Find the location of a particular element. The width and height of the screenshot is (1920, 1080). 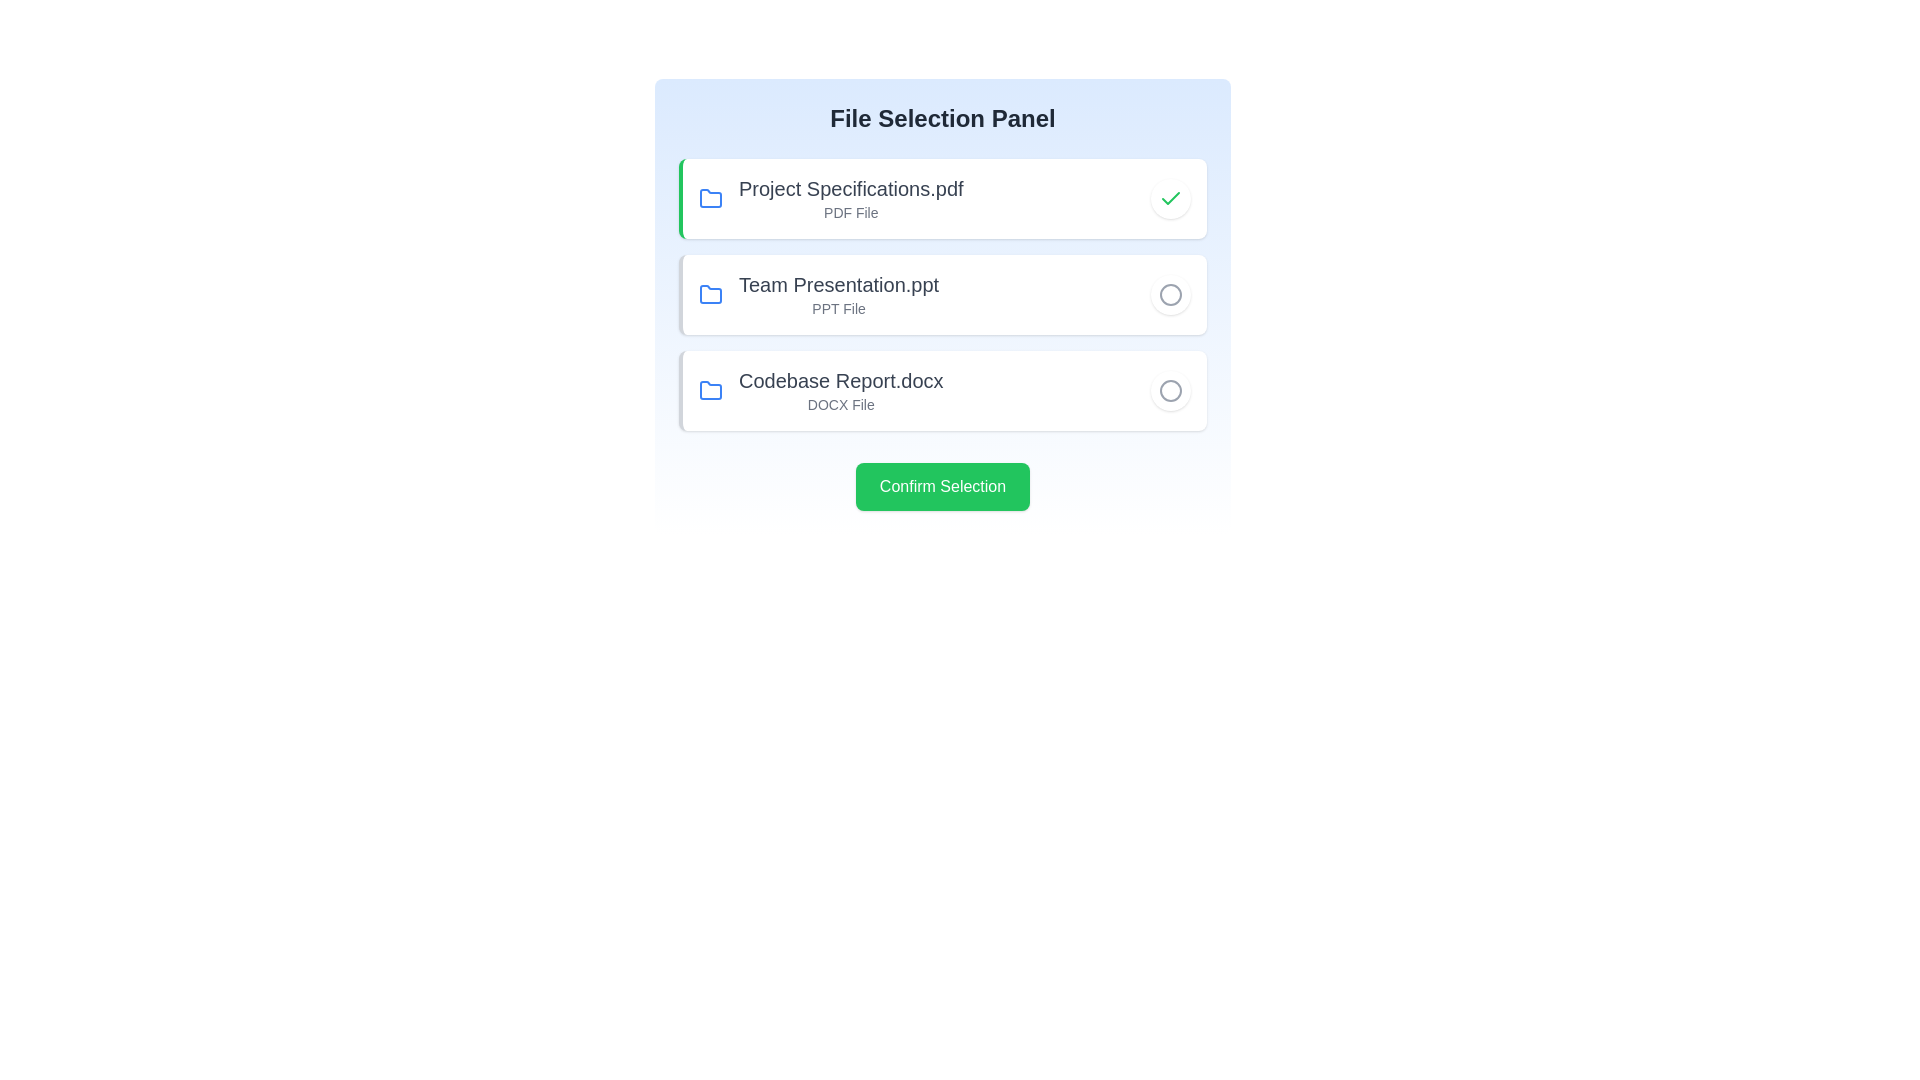

the file corresponding to Codebase Report.docx is located at coordinates (1171, 390).